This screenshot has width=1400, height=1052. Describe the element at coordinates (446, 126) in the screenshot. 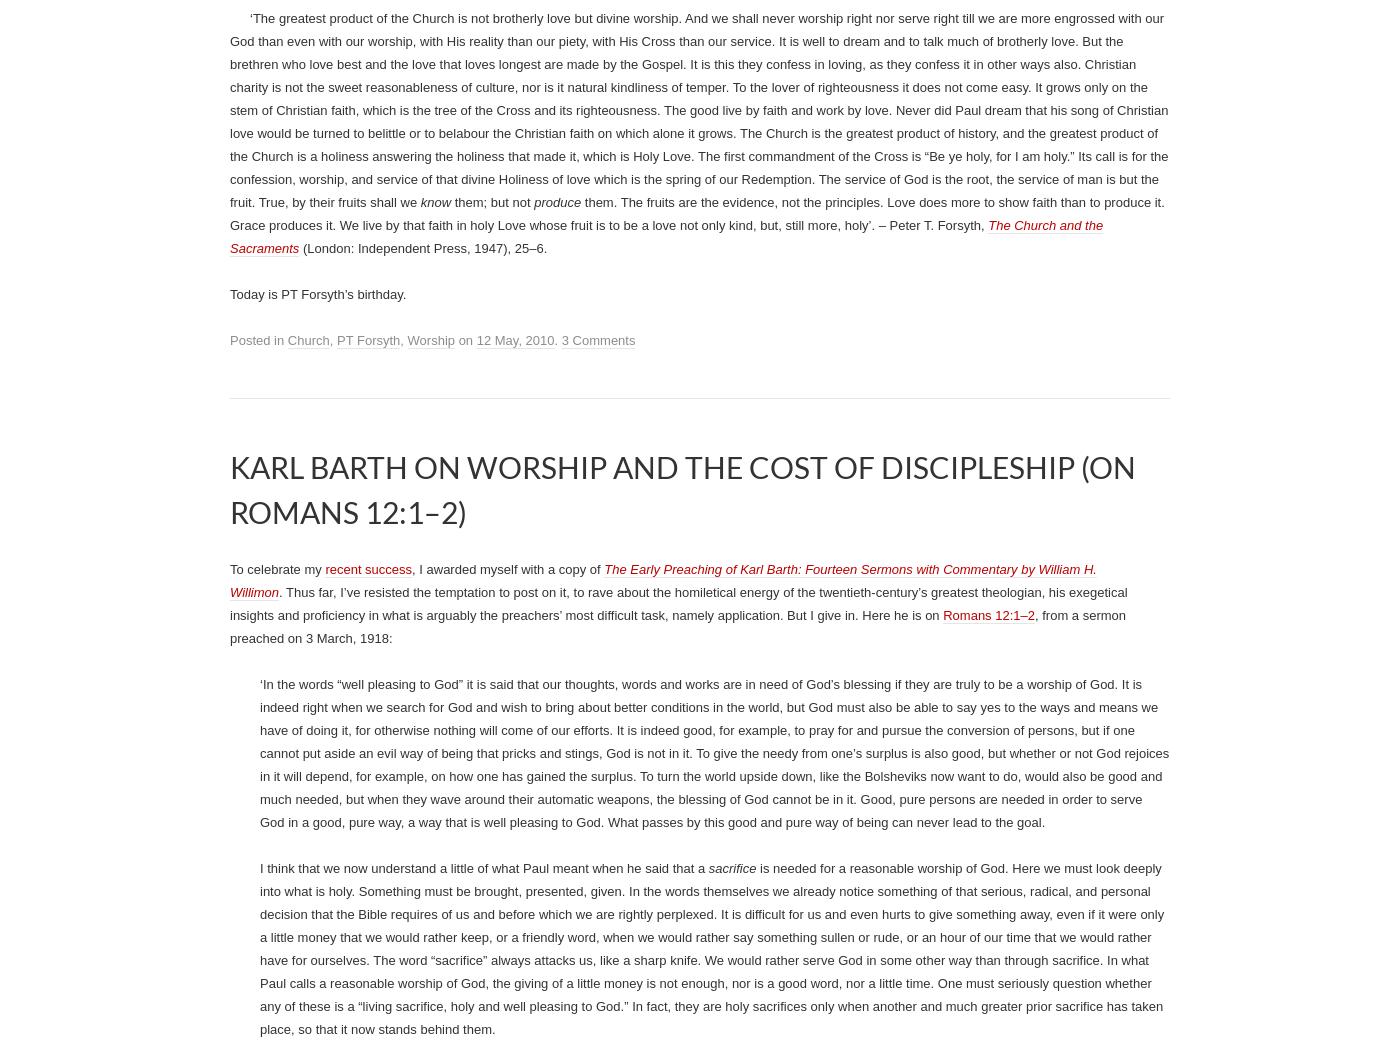

I see `'note on misreading.'` at that location.